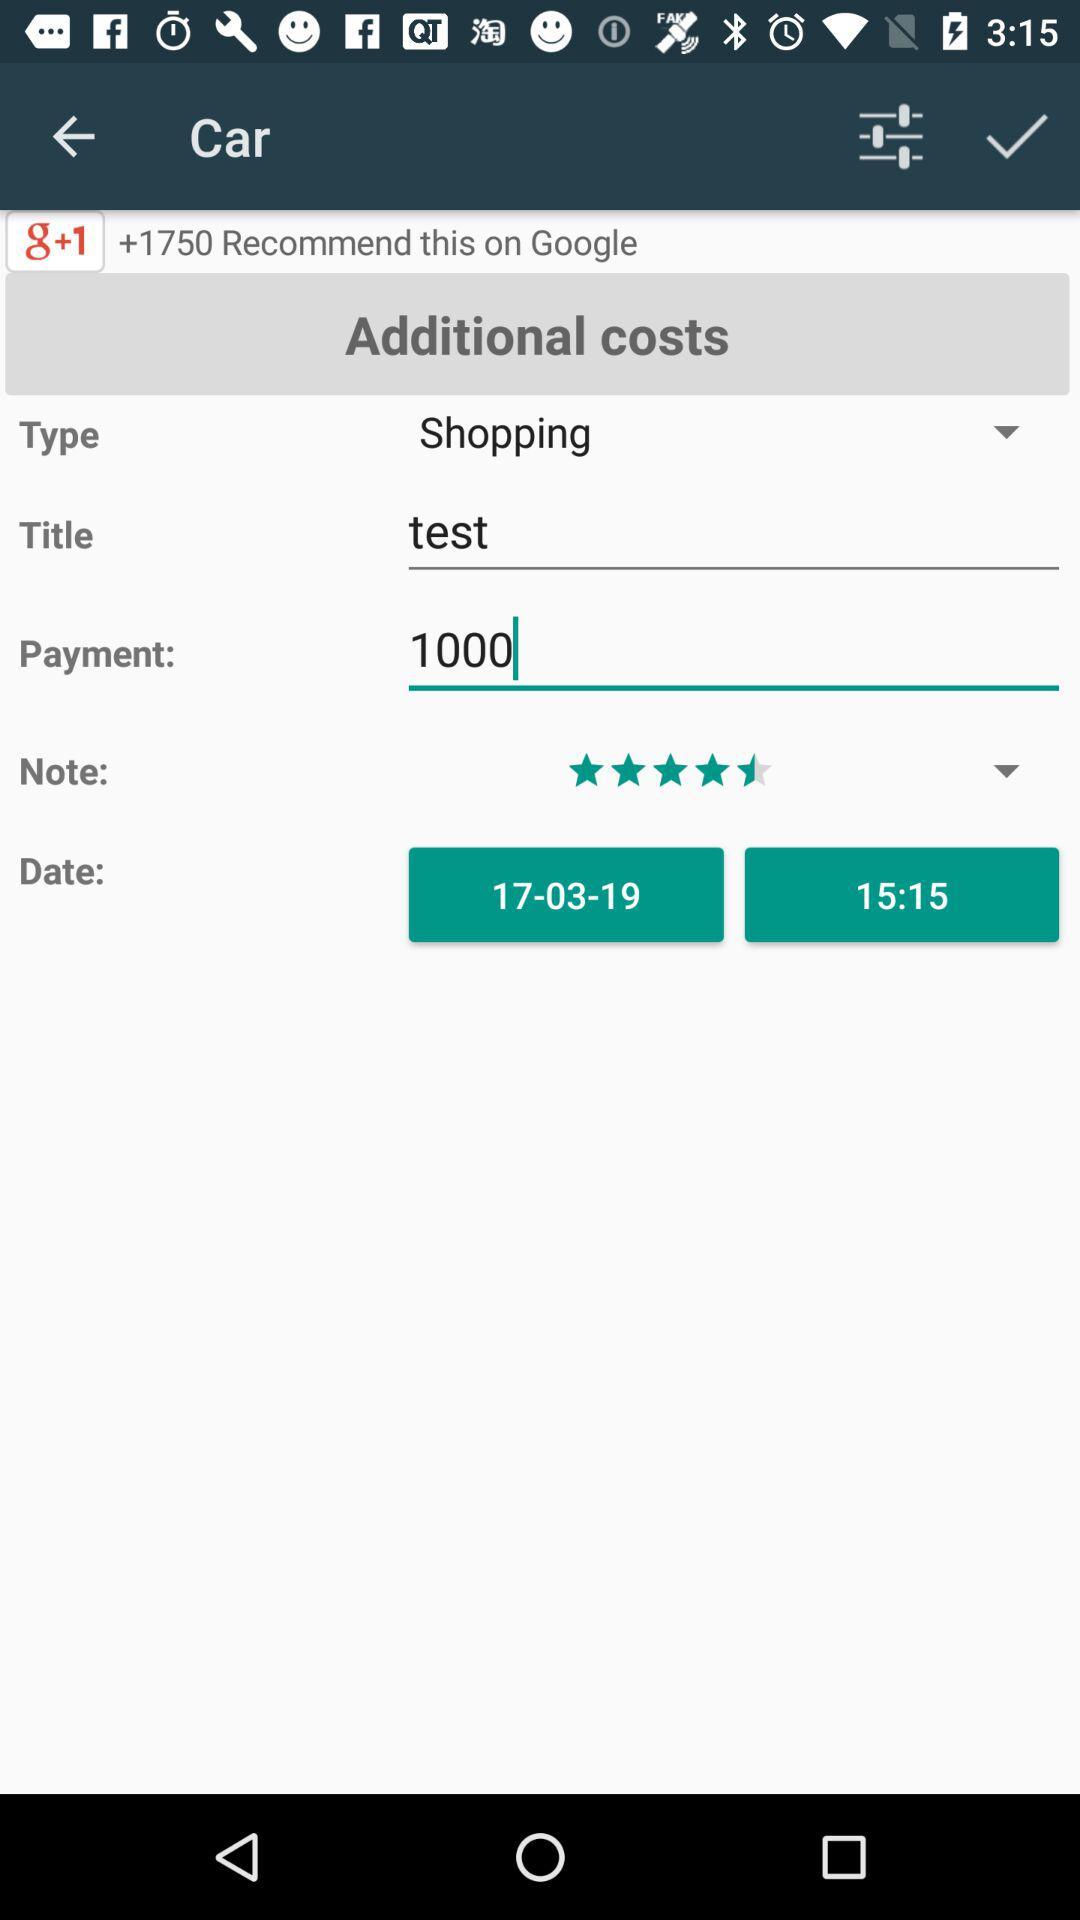 This screenshot has height=1920, width=1080. I want to click on the date which says 170319, so click(566, 893).